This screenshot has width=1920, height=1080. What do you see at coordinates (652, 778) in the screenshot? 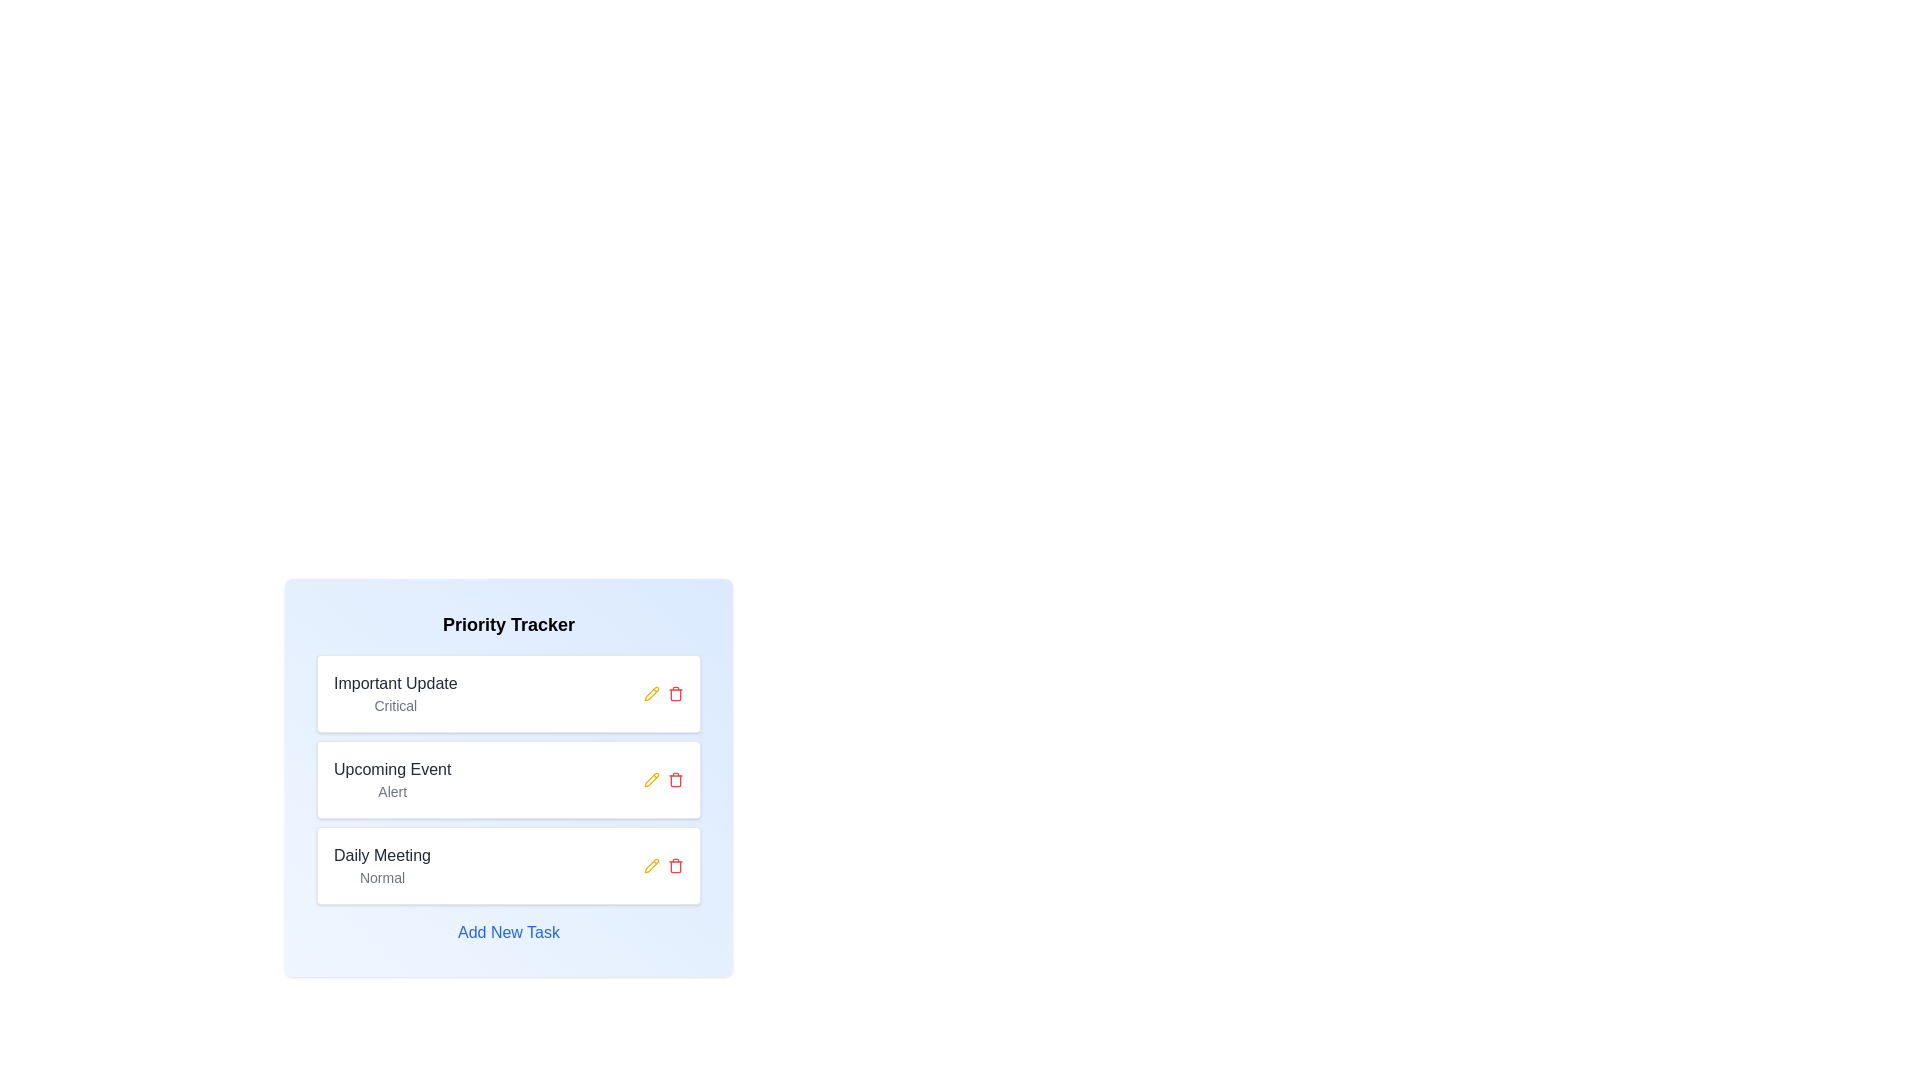
I see `the pencil icon associated with the chip titled Upcoming Event` at bounding box center [652, 778].